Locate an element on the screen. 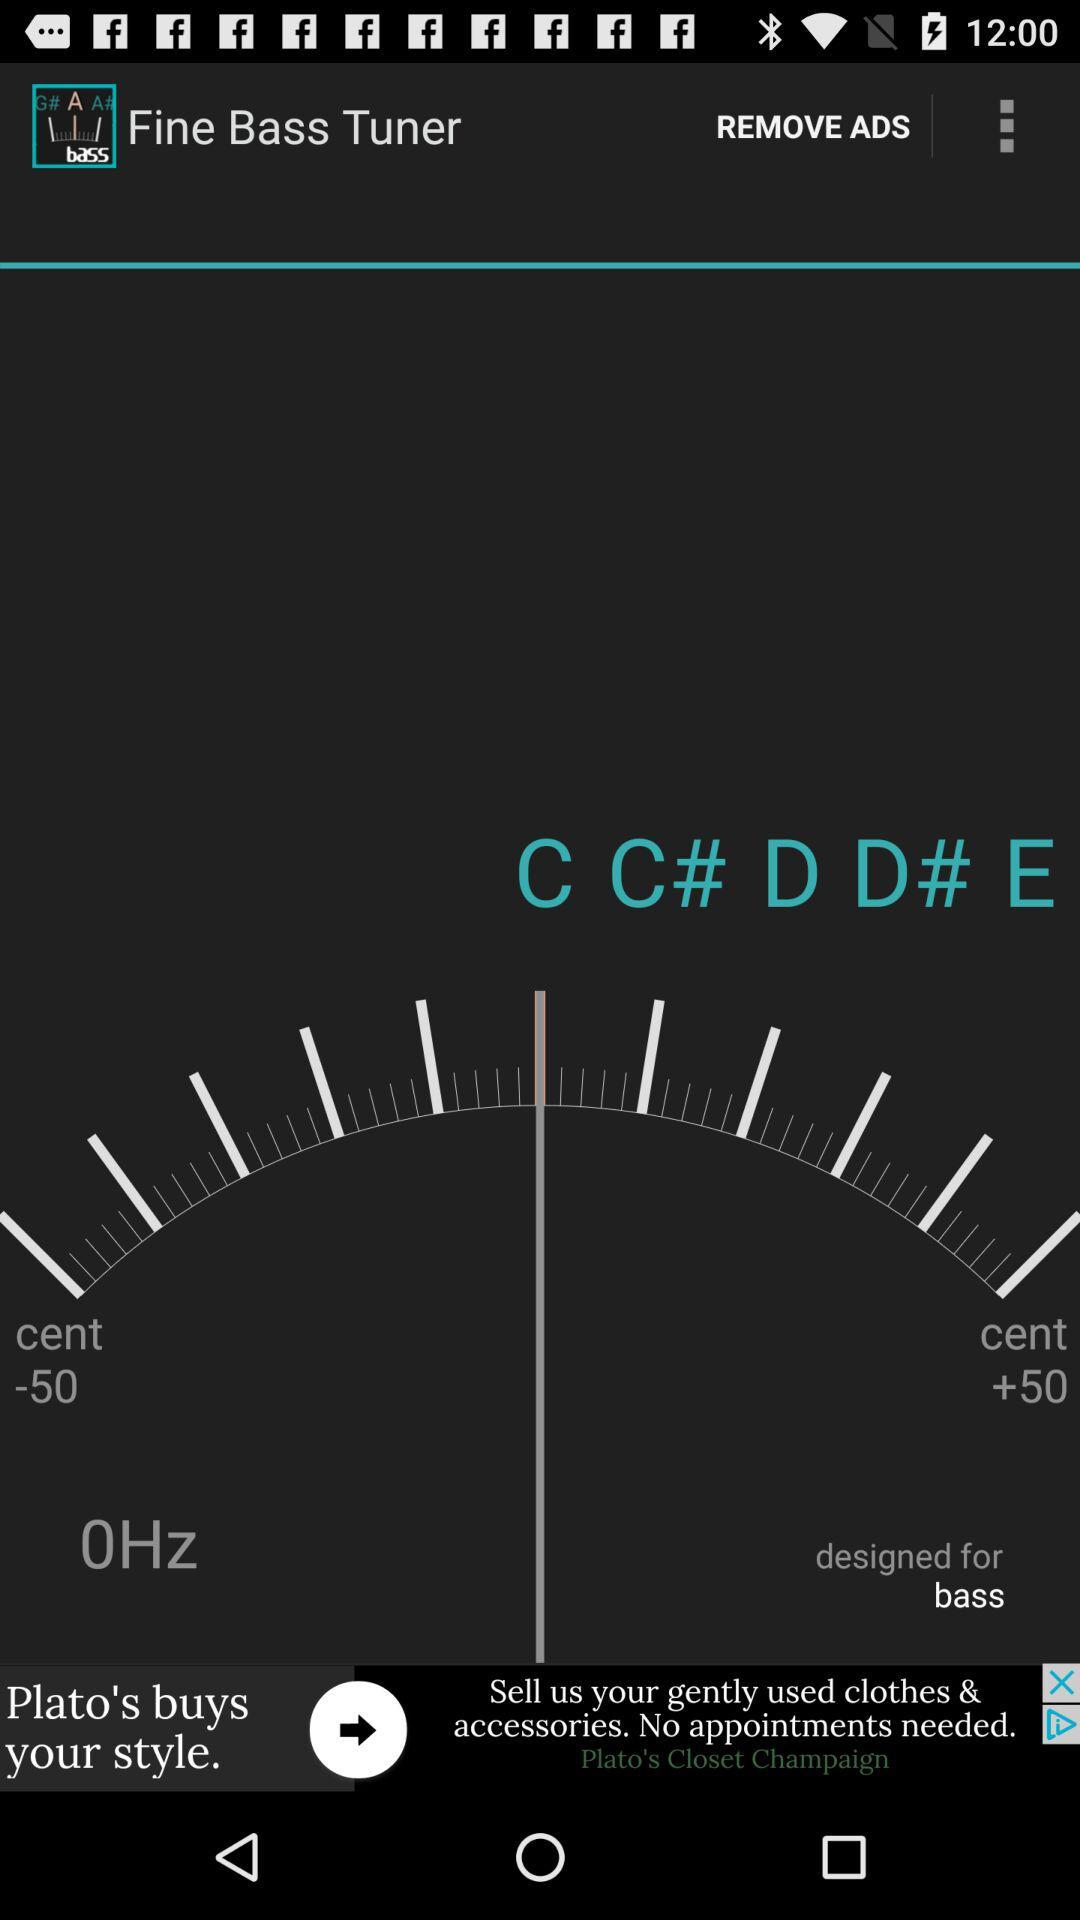  click on advertisement is located at coordinates (540, 1727).